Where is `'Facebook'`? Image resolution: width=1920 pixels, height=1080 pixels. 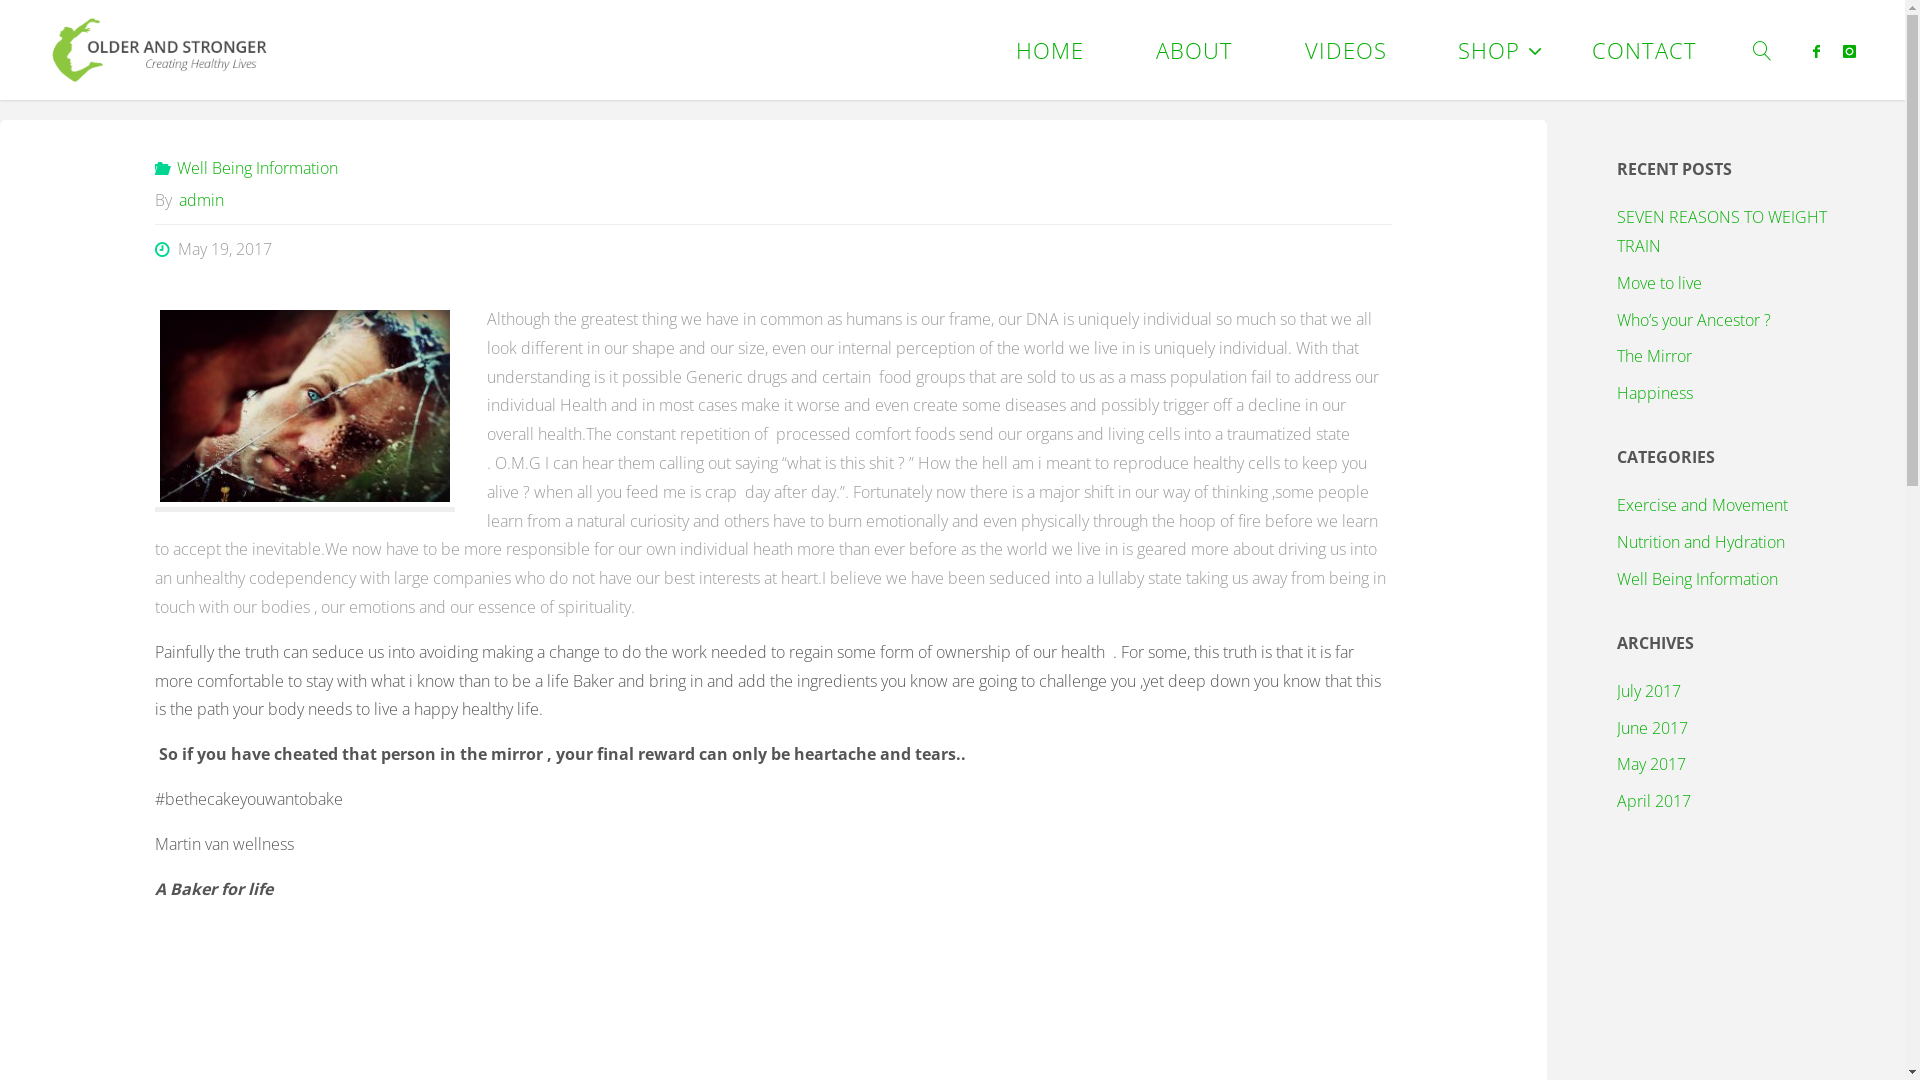 'Facebook' is located at coordinates (1816, 49).